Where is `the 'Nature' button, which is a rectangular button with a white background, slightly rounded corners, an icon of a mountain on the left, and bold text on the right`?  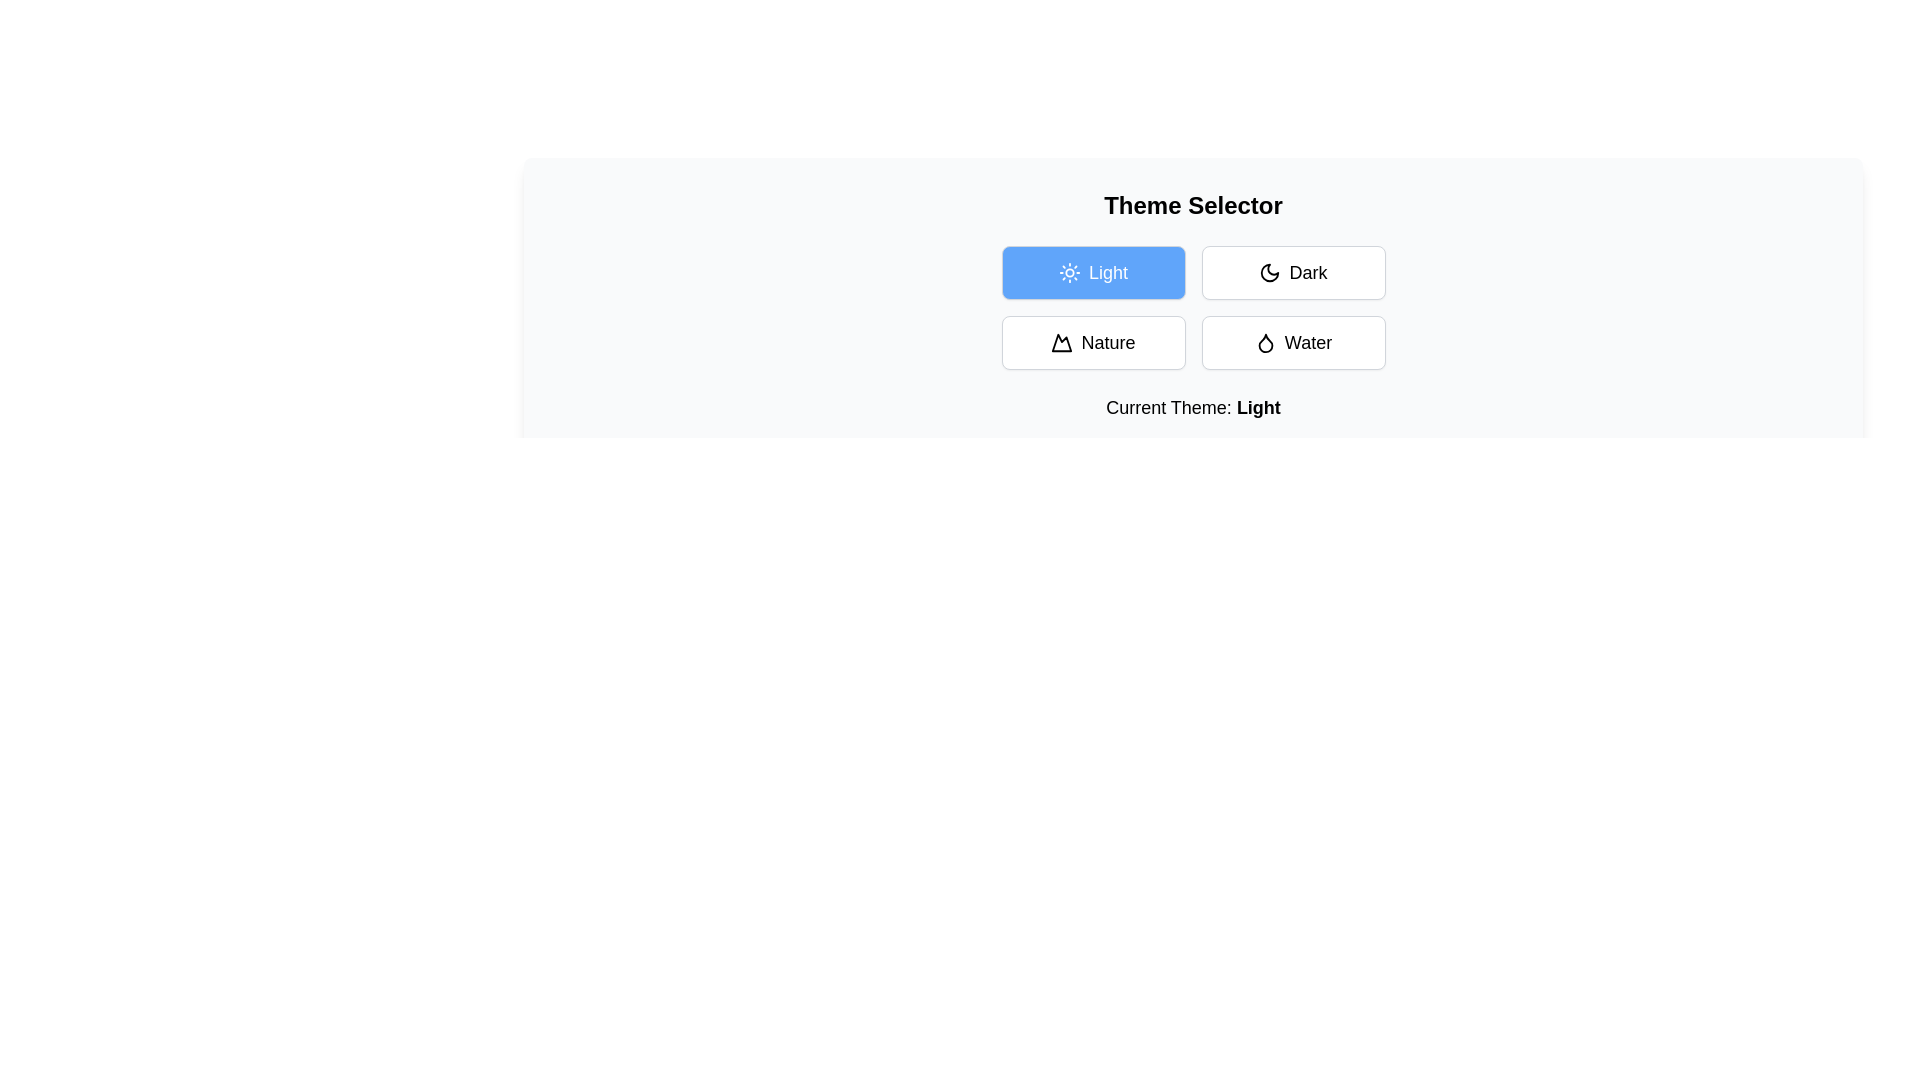 the 'Nature' button, which is a rectangular button with a white background, slightly rounded corners, an icon of a mountain on the left, and bold text on the right is located at coordinates (1092, 342).